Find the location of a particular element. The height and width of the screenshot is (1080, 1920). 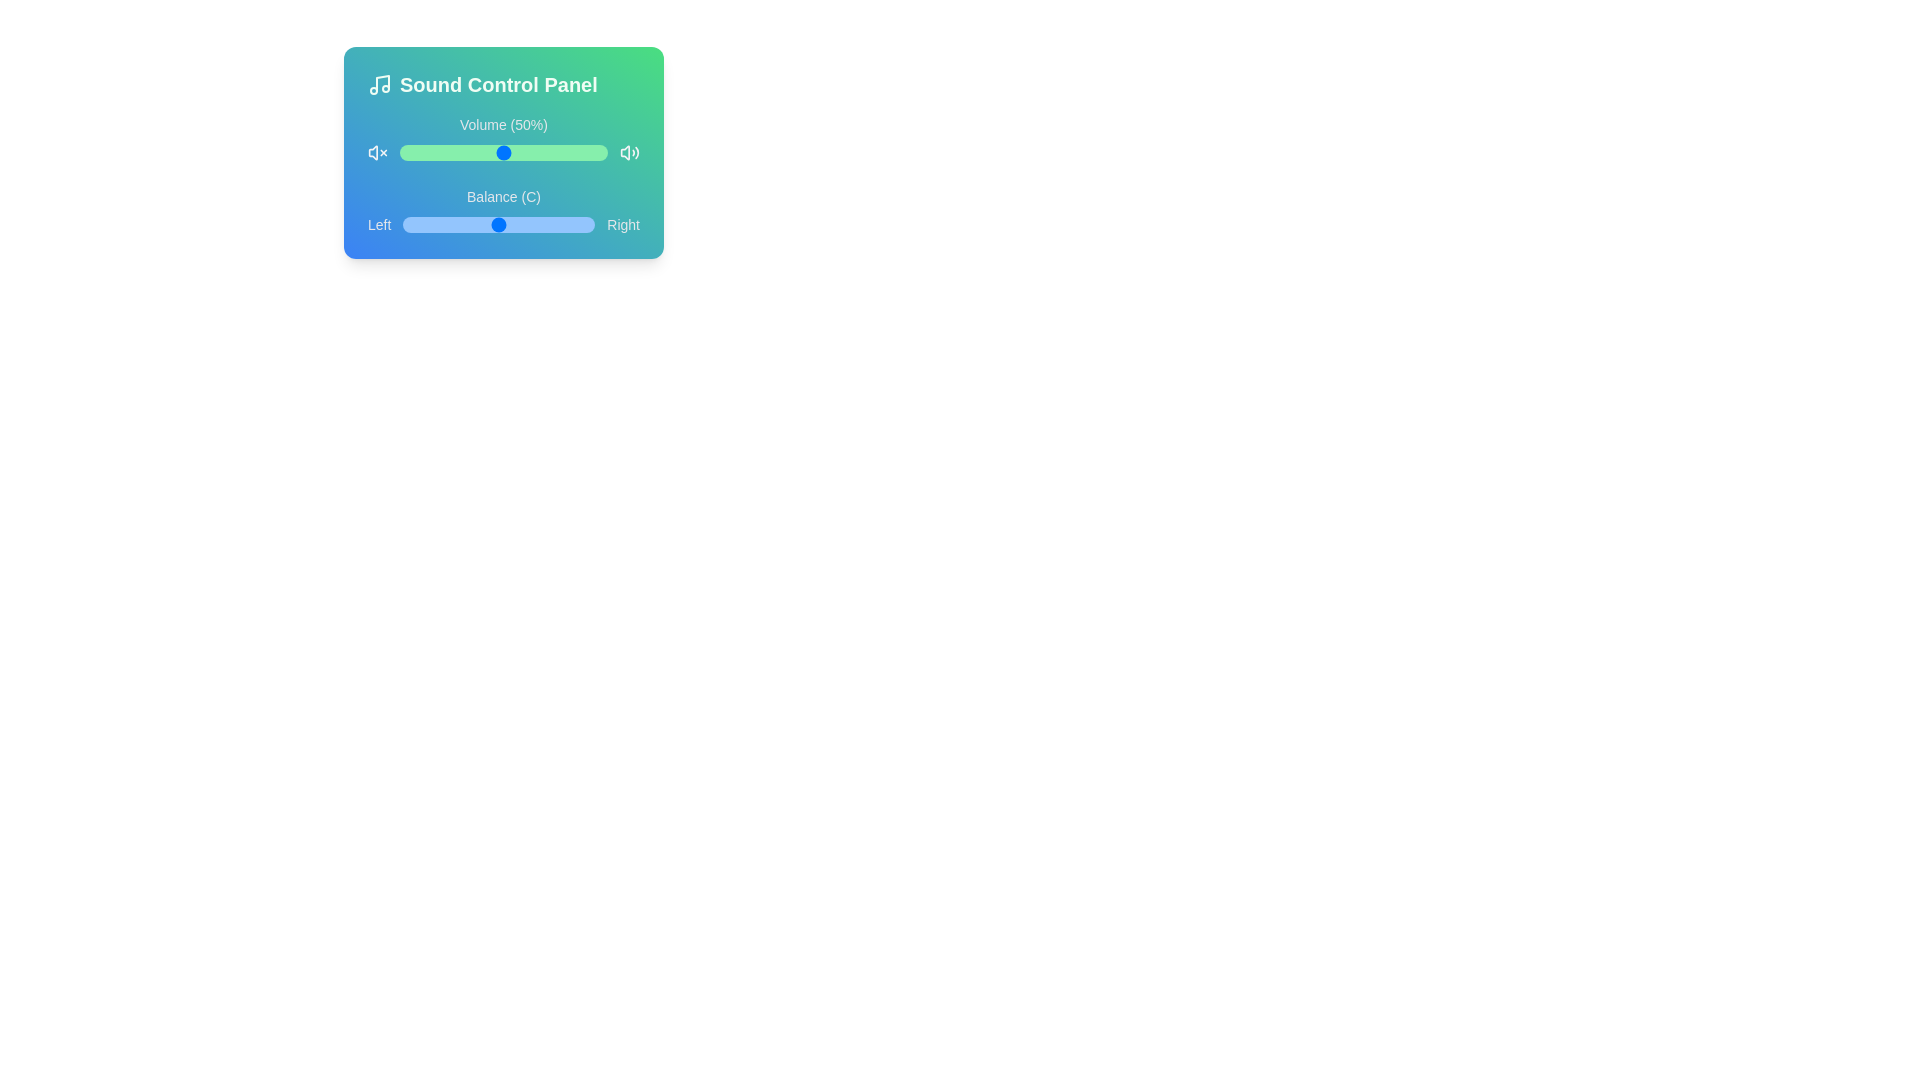

balance is located at coordinates (563, 224).